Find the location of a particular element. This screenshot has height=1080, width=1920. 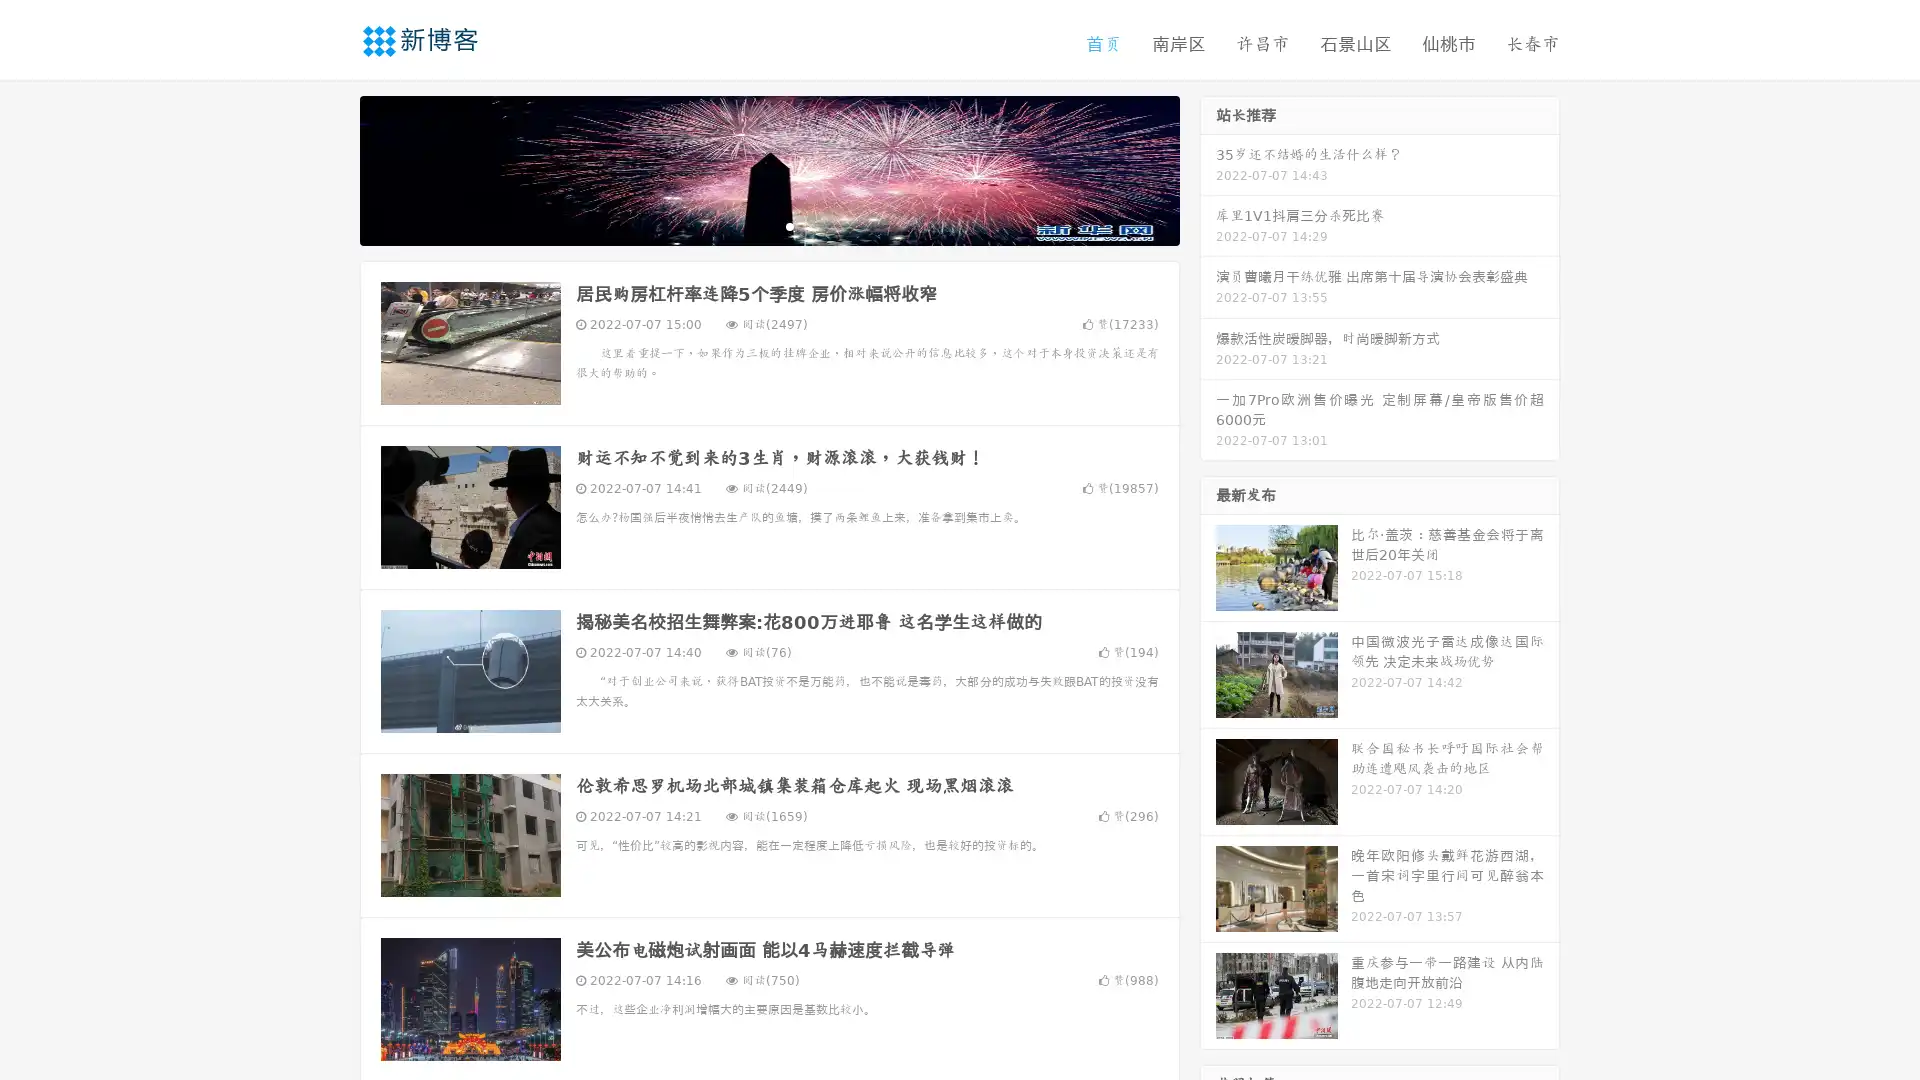

Go to slide 1 is located at coordinates (748, 225).